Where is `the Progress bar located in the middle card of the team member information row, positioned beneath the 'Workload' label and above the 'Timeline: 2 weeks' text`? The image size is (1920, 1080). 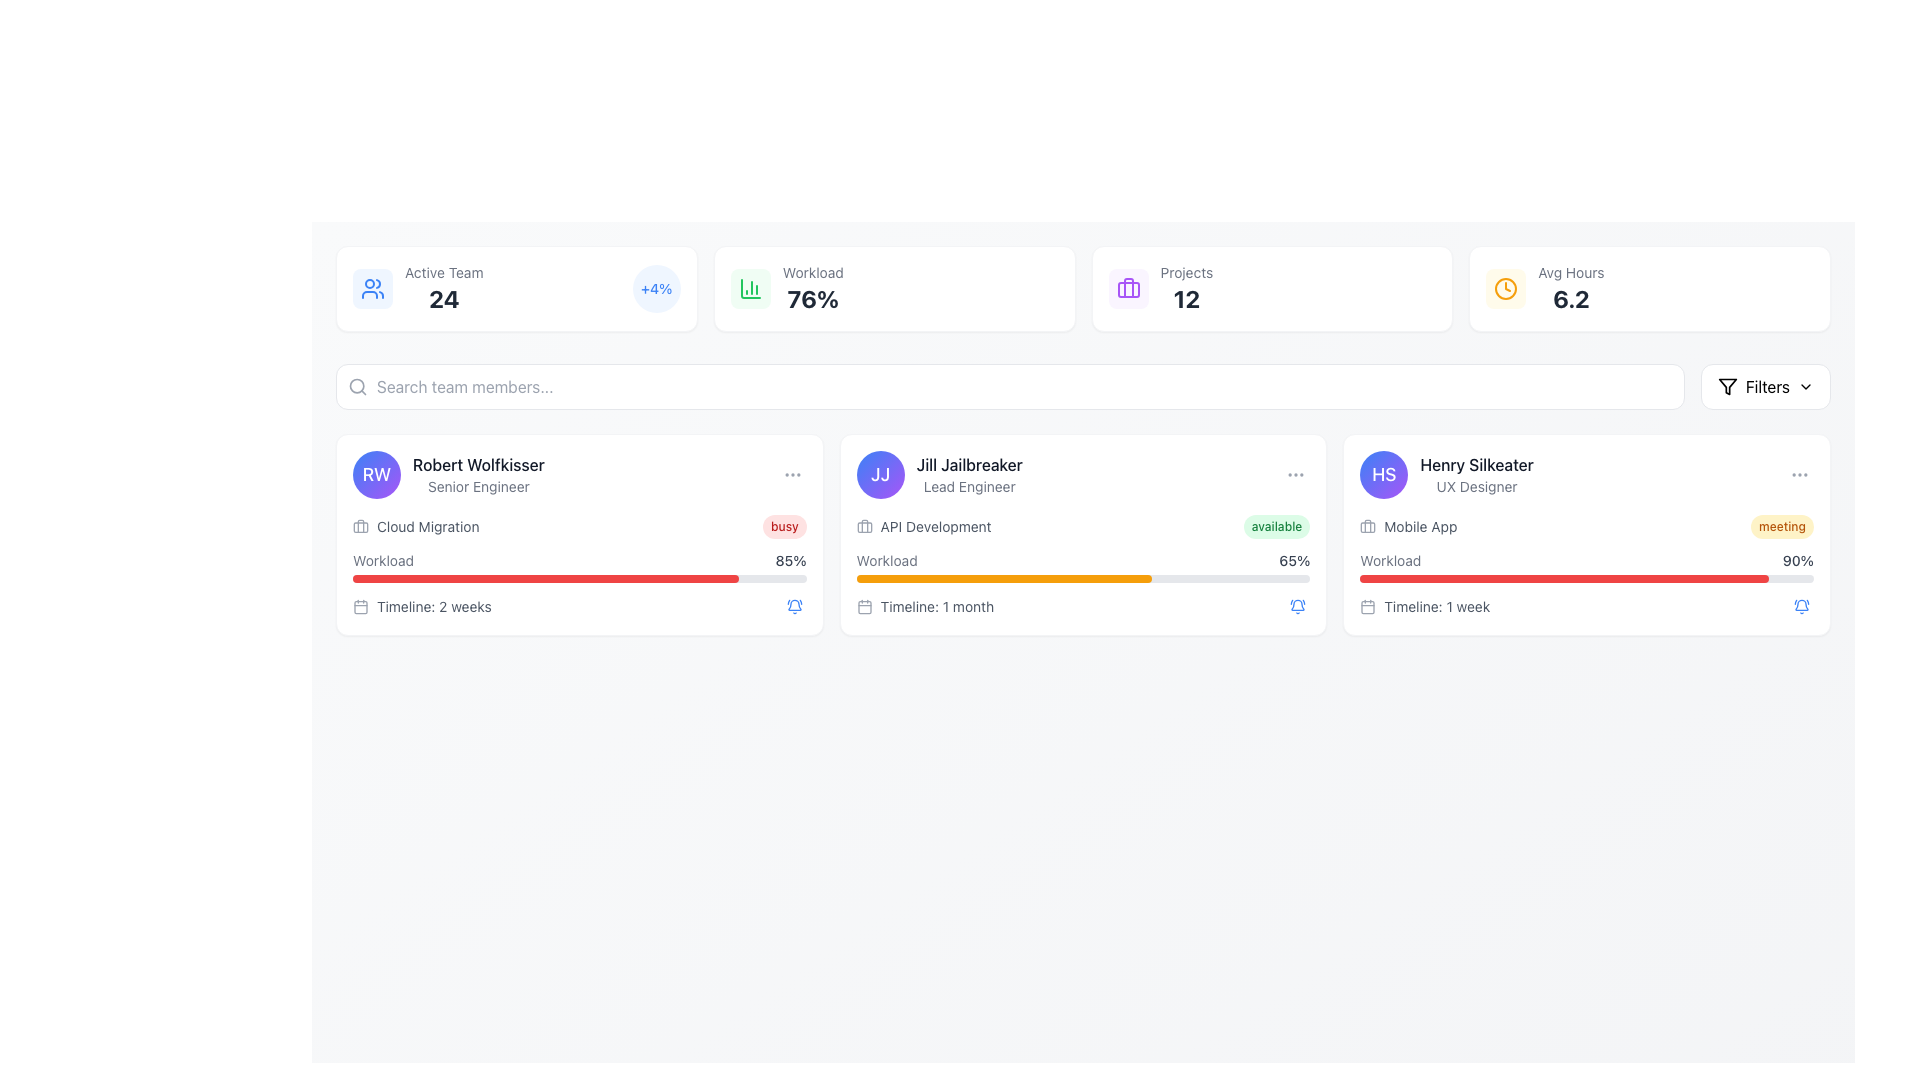
the Progress bar located in the middle card of the team member information row, positioned beneath the 'Workload' label and above the 'Timeline: 2 weeks' text is located at coordinates (578, 578).